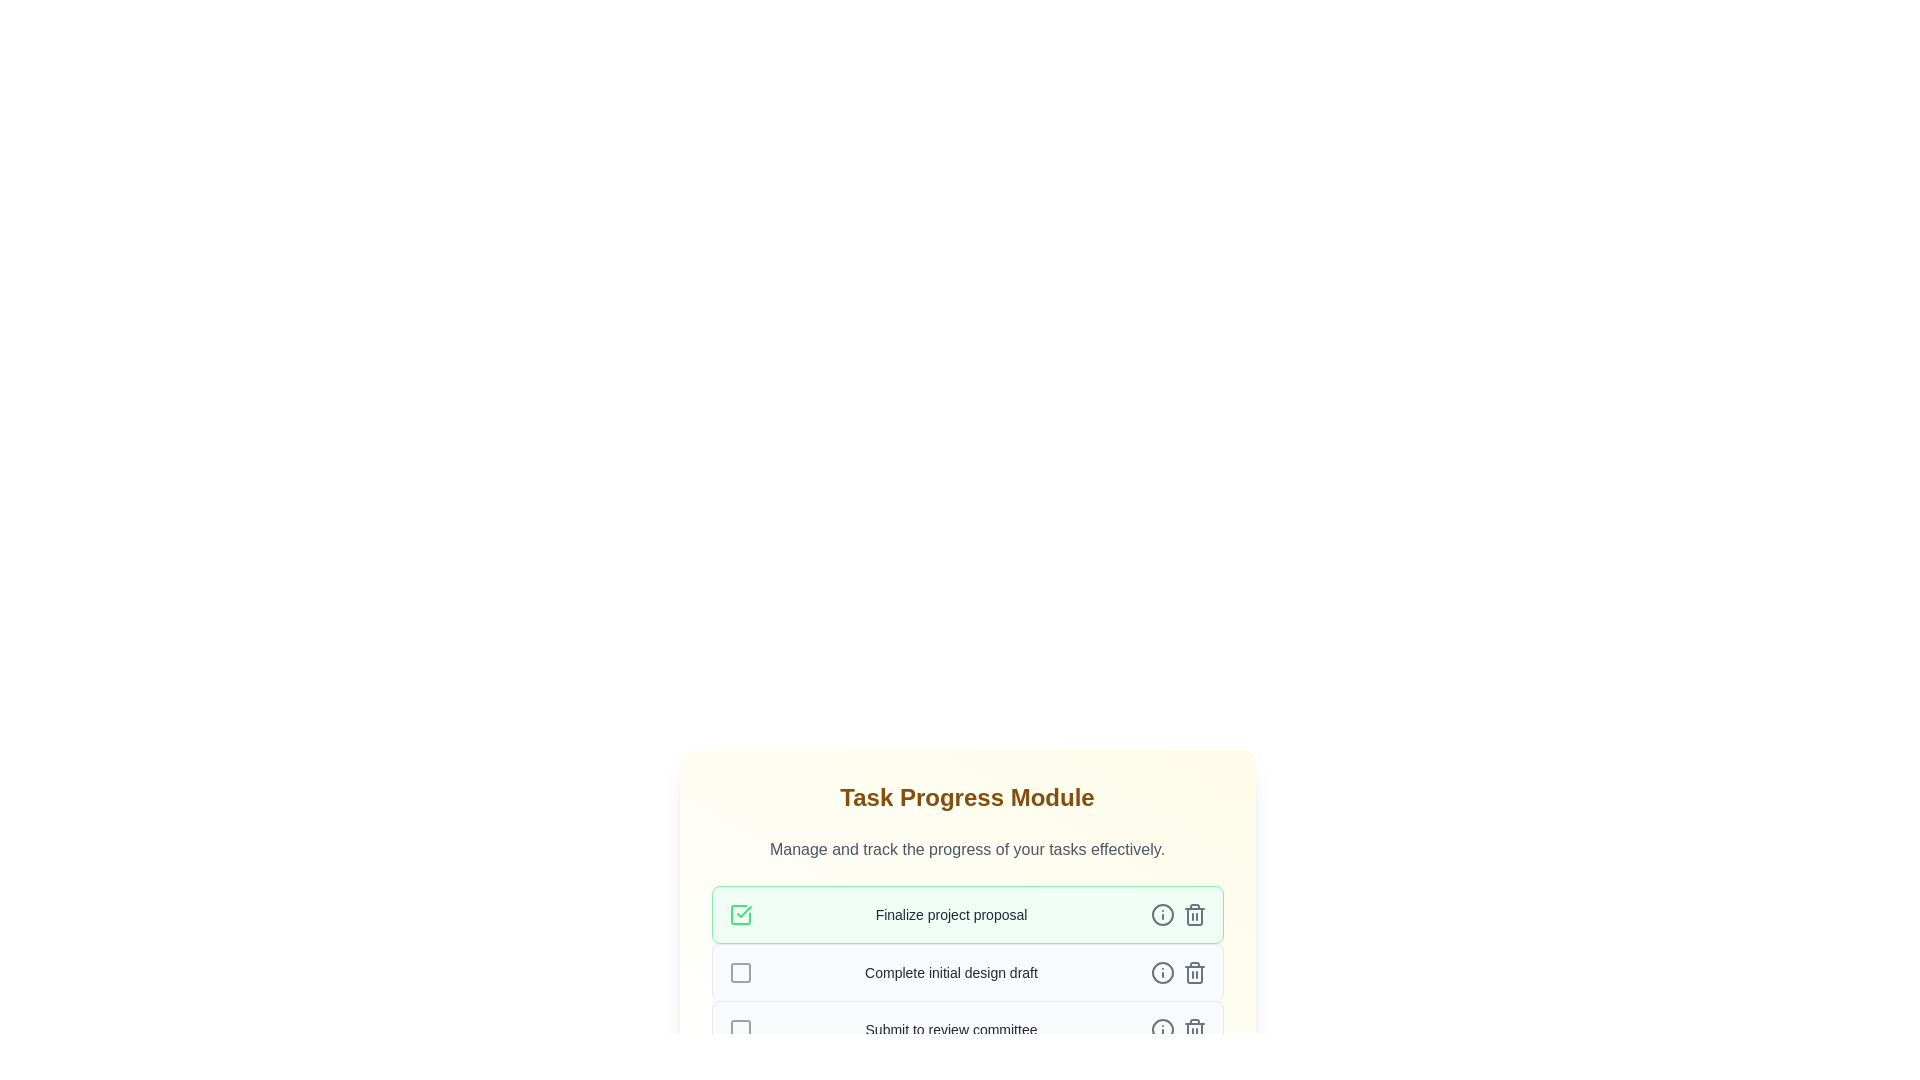 This screenshot has height=1080, width=1920. What do you see at coordinates (739, 1029) in the screenshot?
I see `the unselected checkbox located to the left of the 'Submit to review committee' task in the vertical task list` at bounding box center [739, 1029].